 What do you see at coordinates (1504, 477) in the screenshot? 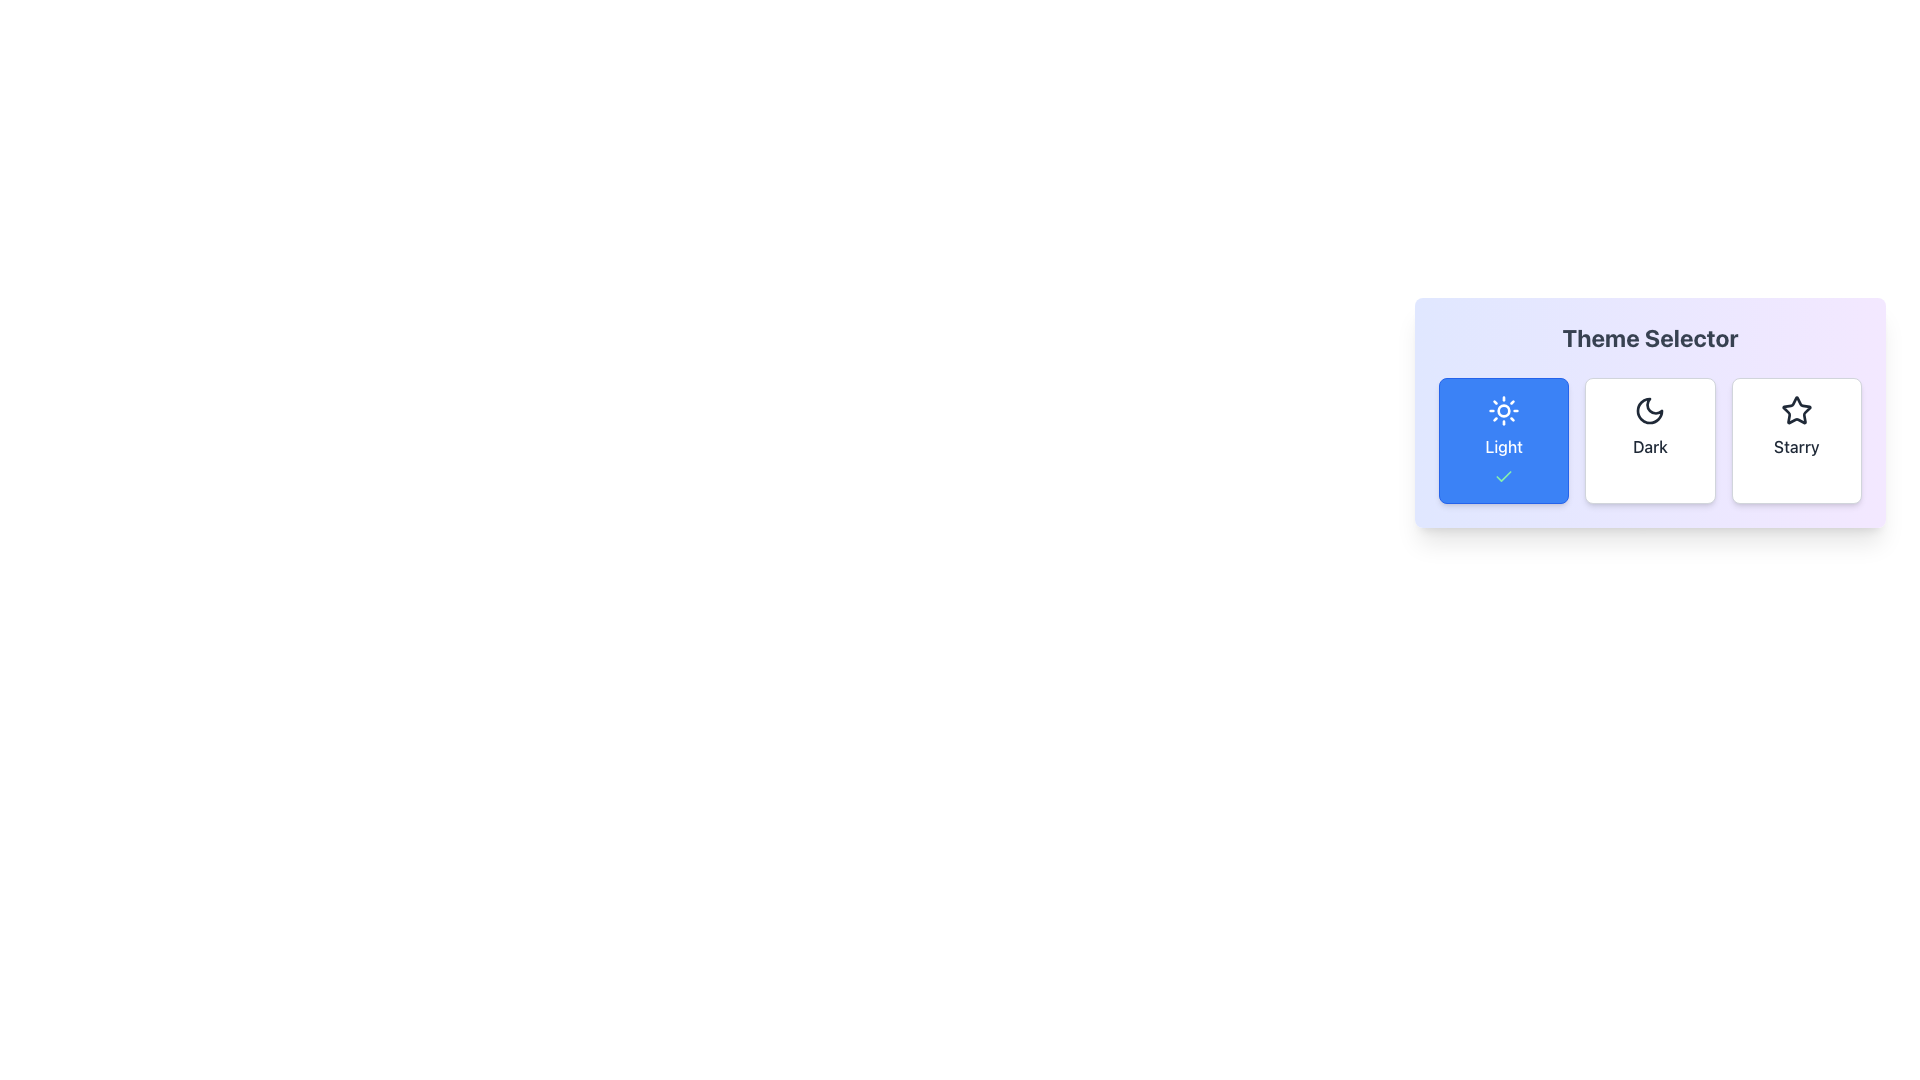
I see `the checkmark icon indicating that the 'Light' theme is selected, which is located within the 'Light' theme selection button` at bounding box center [1504, 477].